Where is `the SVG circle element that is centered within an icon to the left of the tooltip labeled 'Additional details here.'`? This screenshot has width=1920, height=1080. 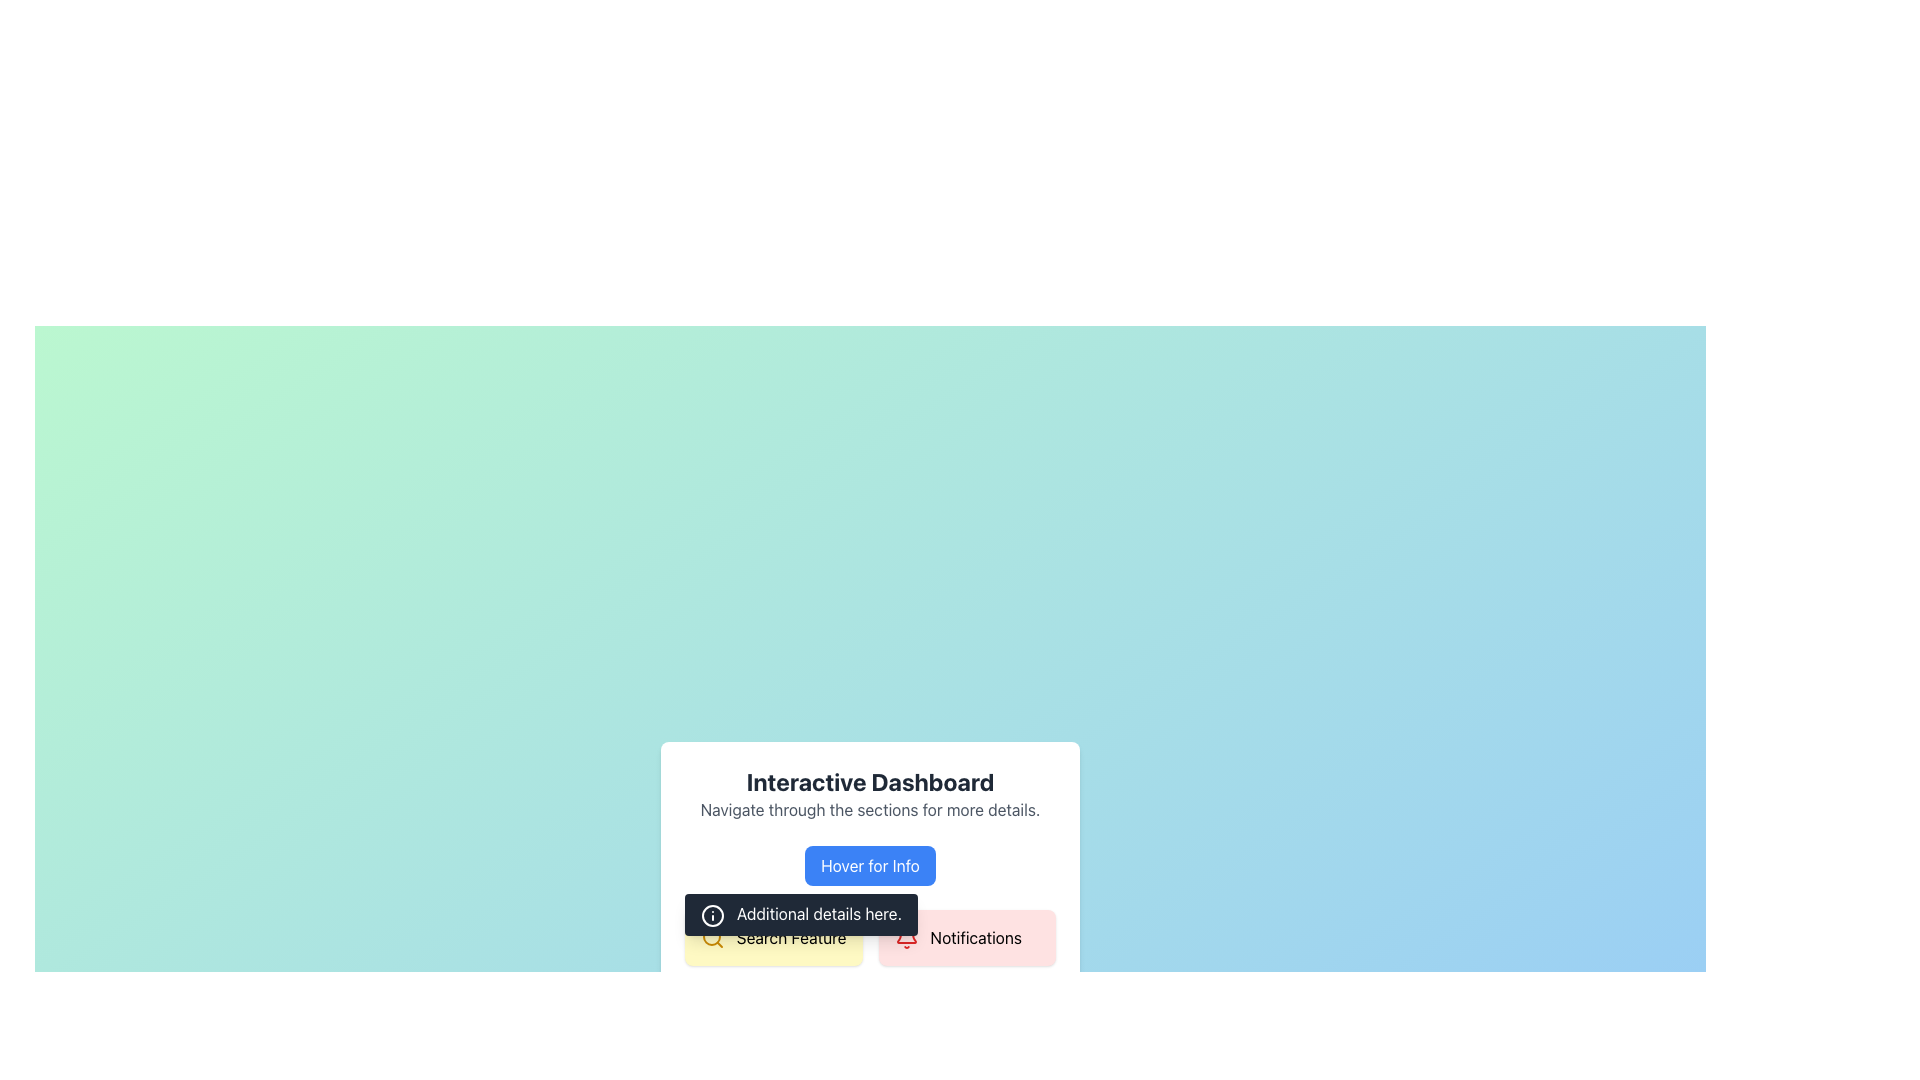 the SVG circle element that is centered within an icon to the left of the tooltip labeled 'Additional details here.' is located at coordinates (712, 915).